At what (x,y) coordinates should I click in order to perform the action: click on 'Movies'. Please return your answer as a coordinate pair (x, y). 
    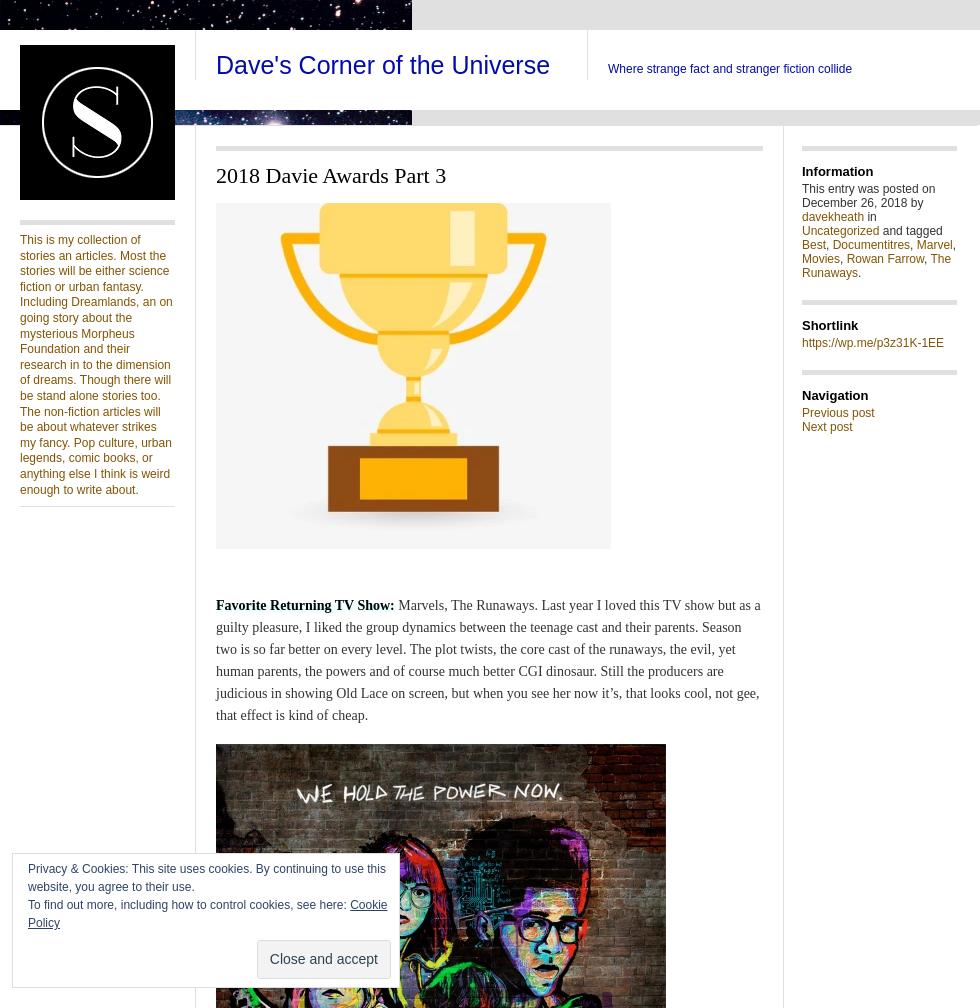
    Looking at the image, I should click on (821, 258).